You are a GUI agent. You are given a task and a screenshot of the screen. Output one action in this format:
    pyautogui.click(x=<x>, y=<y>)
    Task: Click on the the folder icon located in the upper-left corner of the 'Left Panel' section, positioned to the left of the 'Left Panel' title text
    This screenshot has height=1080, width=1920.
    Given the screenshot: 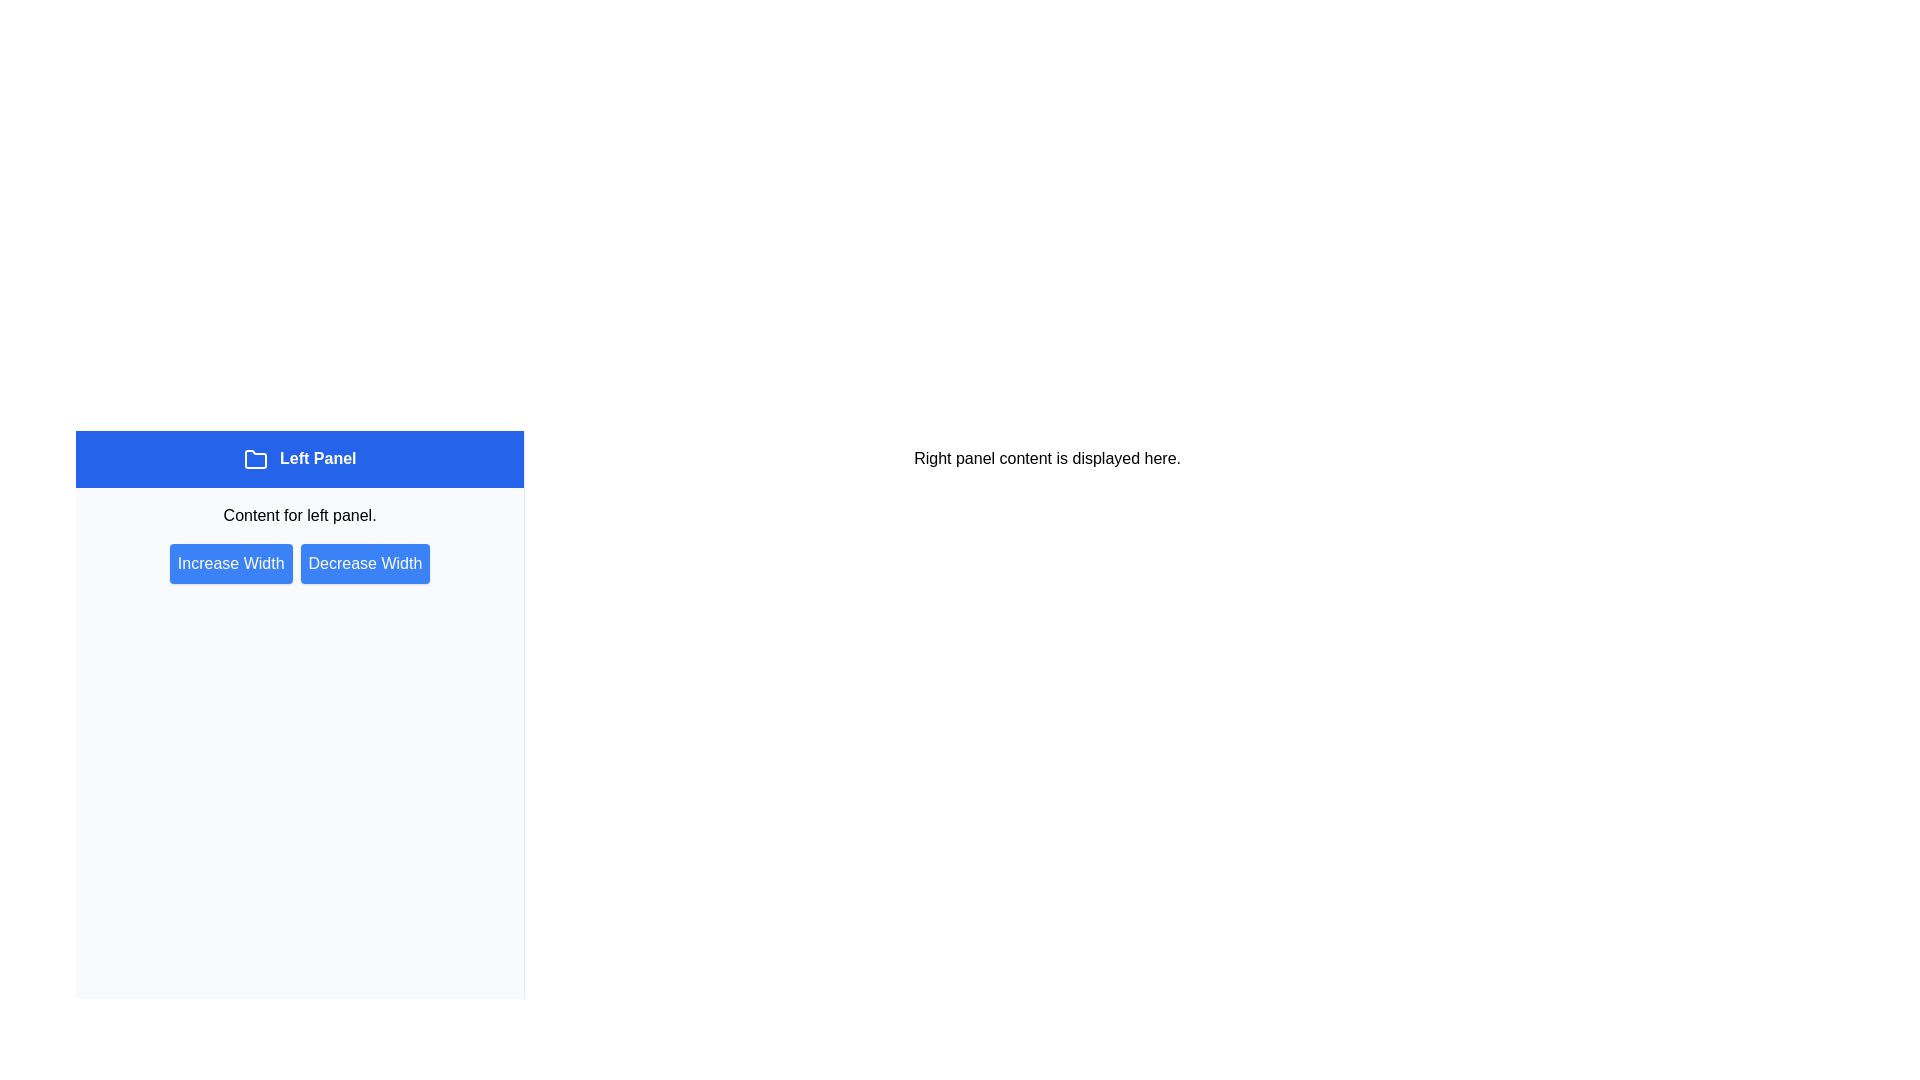 What is the action you would take?
    pyautogui.click(x=254, y=459)
    